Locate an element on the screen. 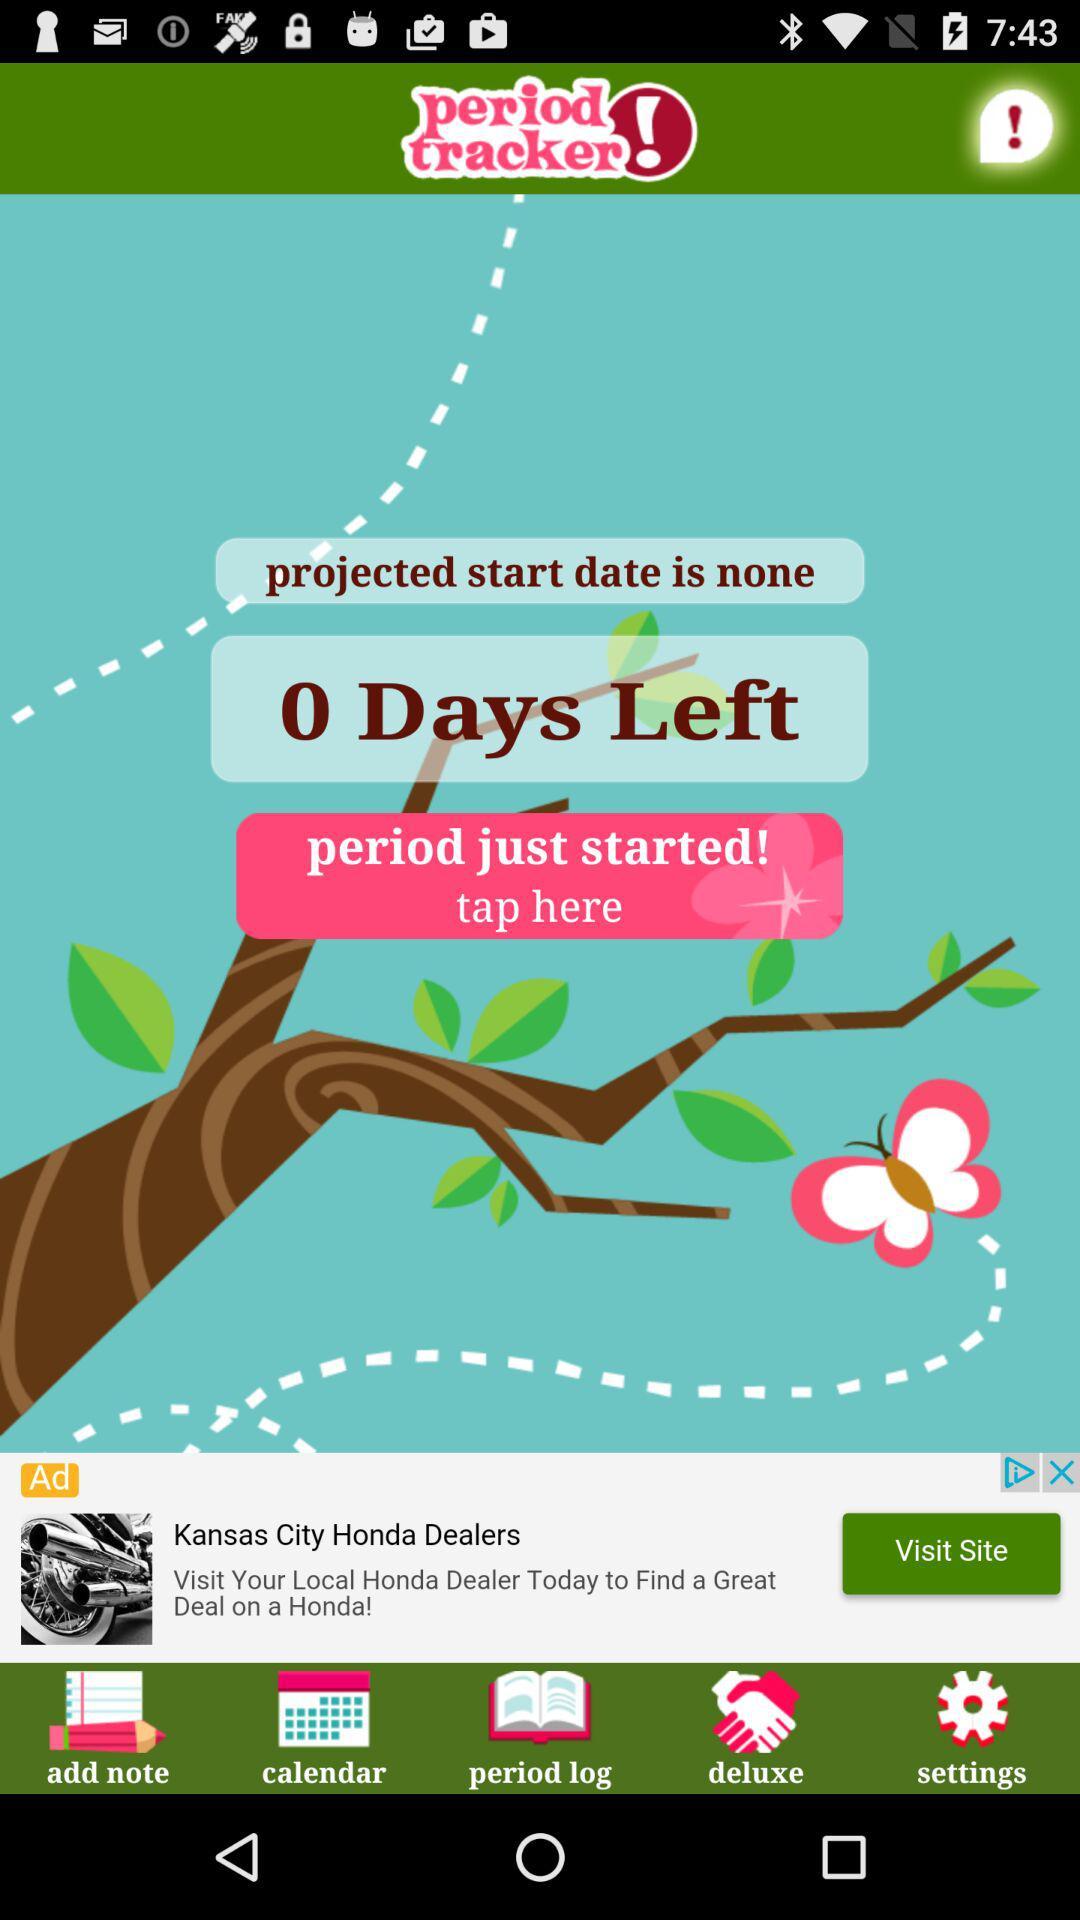 The image size is (1080, 1920). information is located at coordinates (1017, 124).